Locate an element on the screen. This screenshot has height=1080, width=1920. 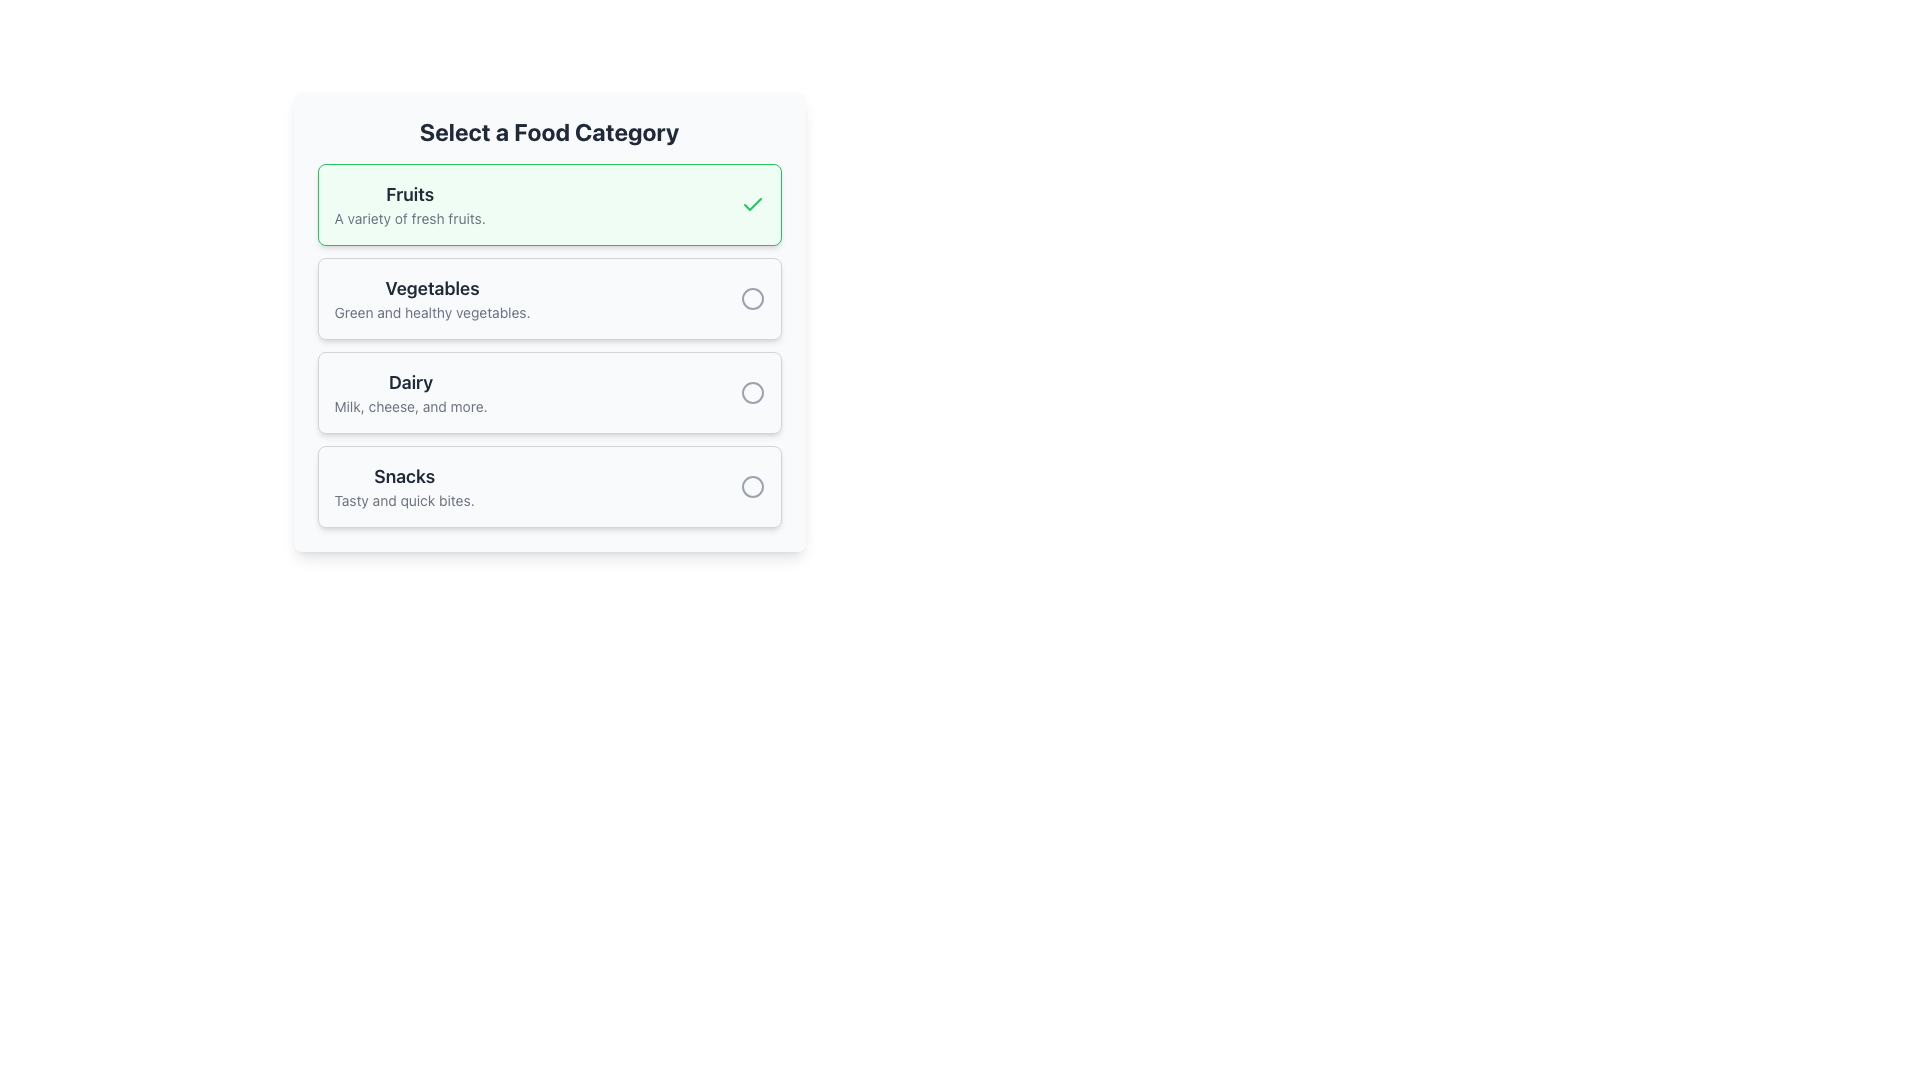
the 'Snacks' category button, which is the last item in a vertical list under 'Select a Food Category' is located at coordinates (549, 486).